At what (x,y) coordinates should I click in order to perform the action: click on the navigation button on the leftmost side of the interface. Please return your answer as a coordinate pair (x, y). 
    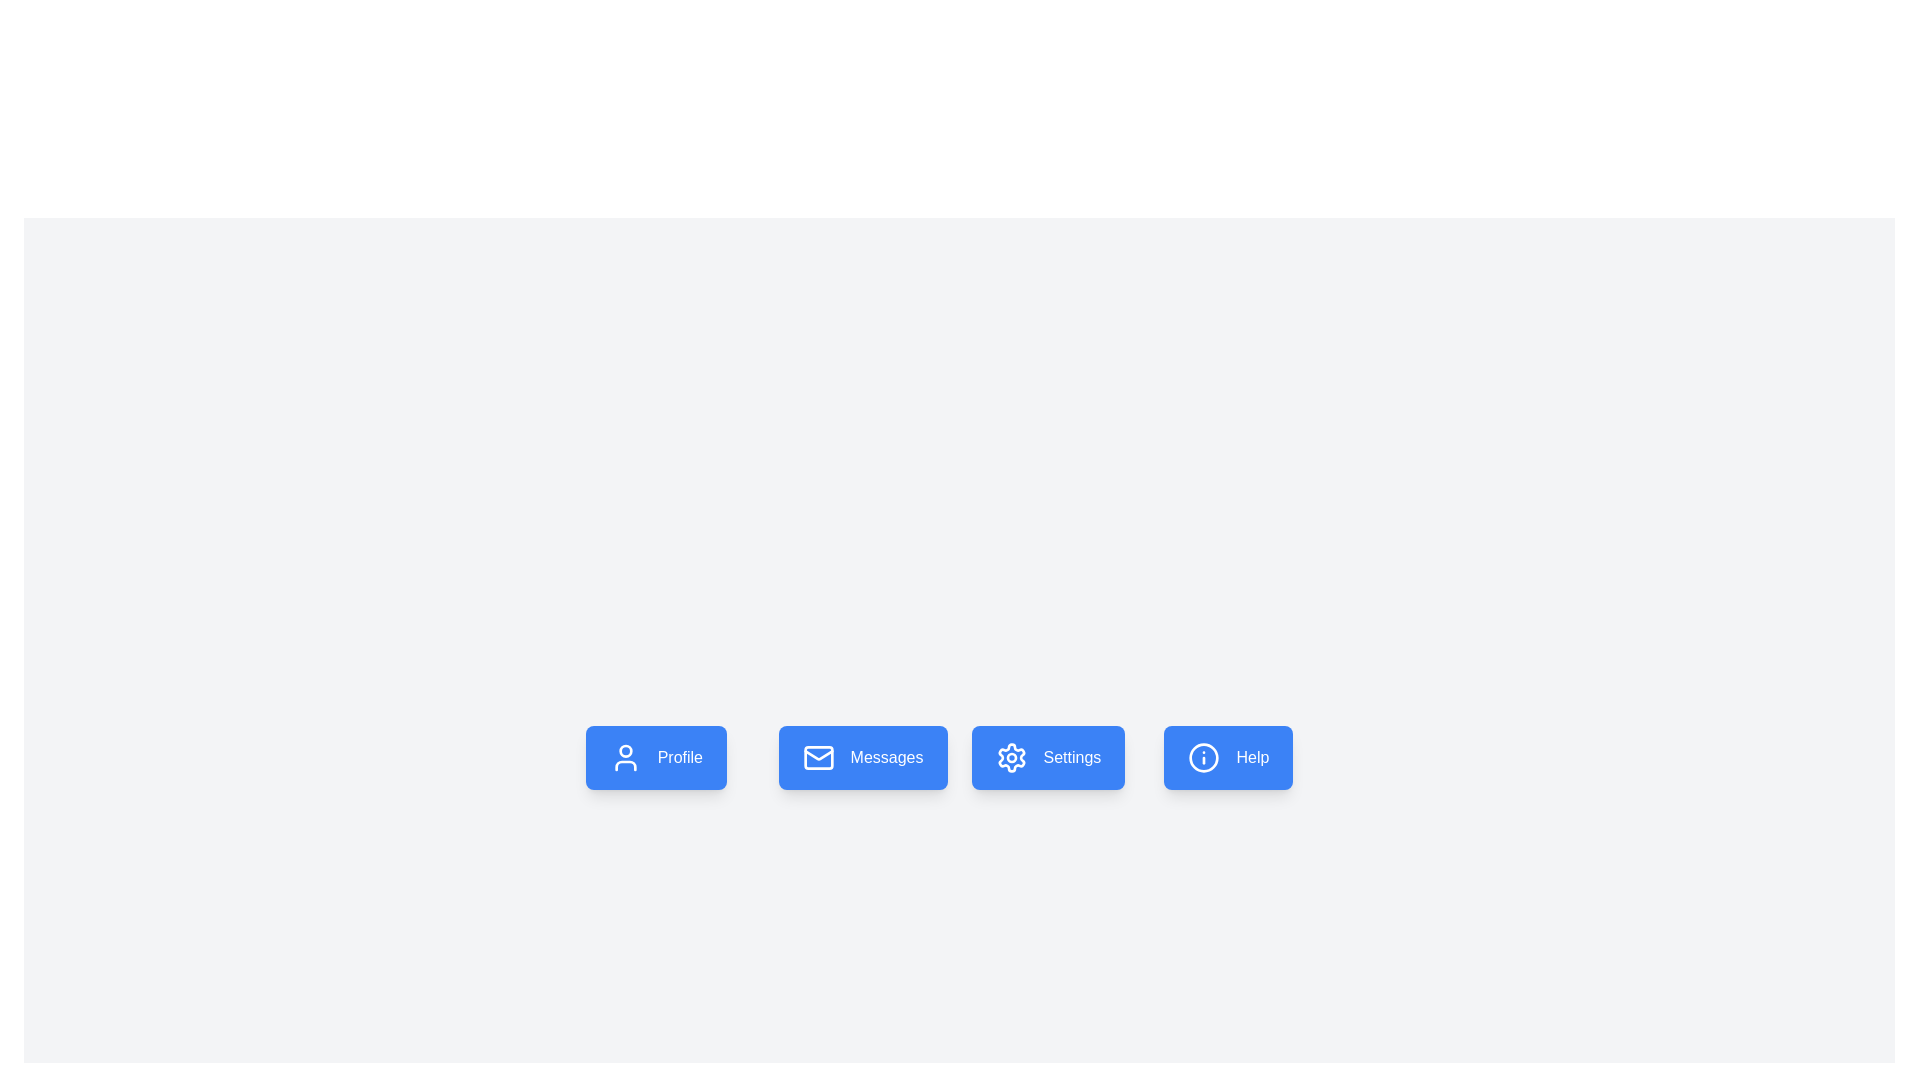
    Looking at the image, I should click on (670, 758).